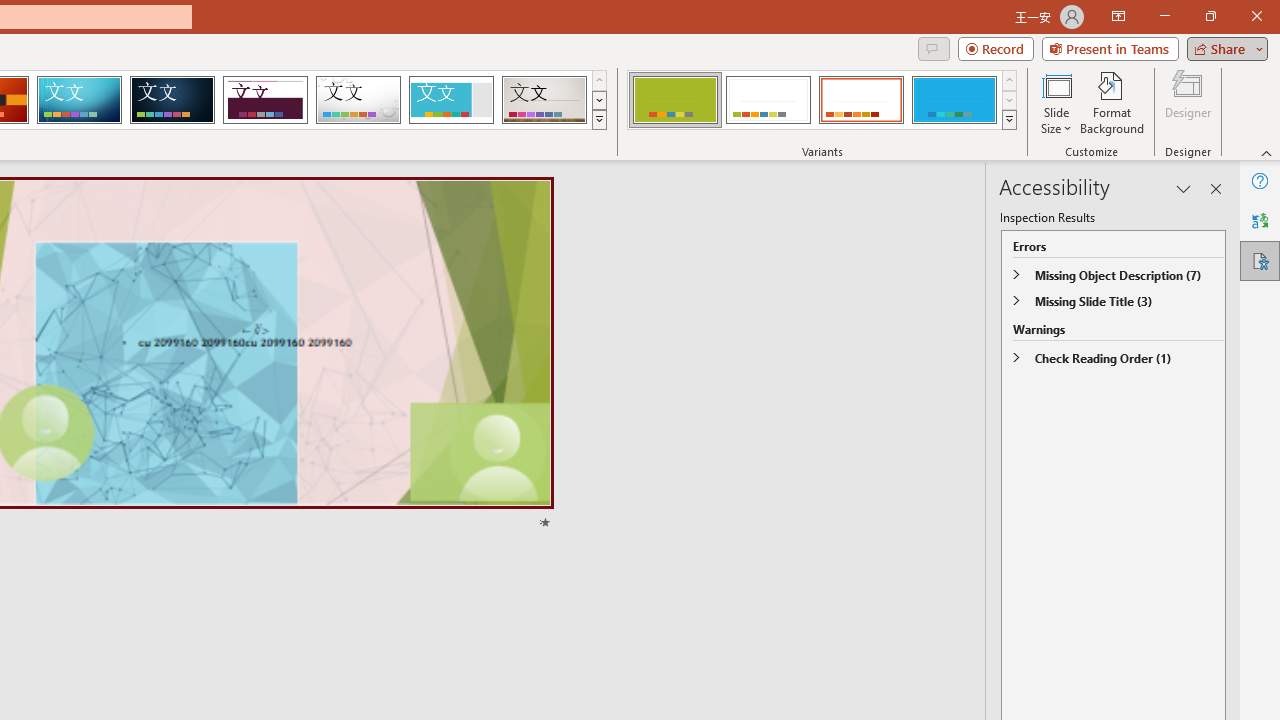 The height and width of the screenshot is (720, 1280). I want to click on 'Droplet', so click(358, 100).